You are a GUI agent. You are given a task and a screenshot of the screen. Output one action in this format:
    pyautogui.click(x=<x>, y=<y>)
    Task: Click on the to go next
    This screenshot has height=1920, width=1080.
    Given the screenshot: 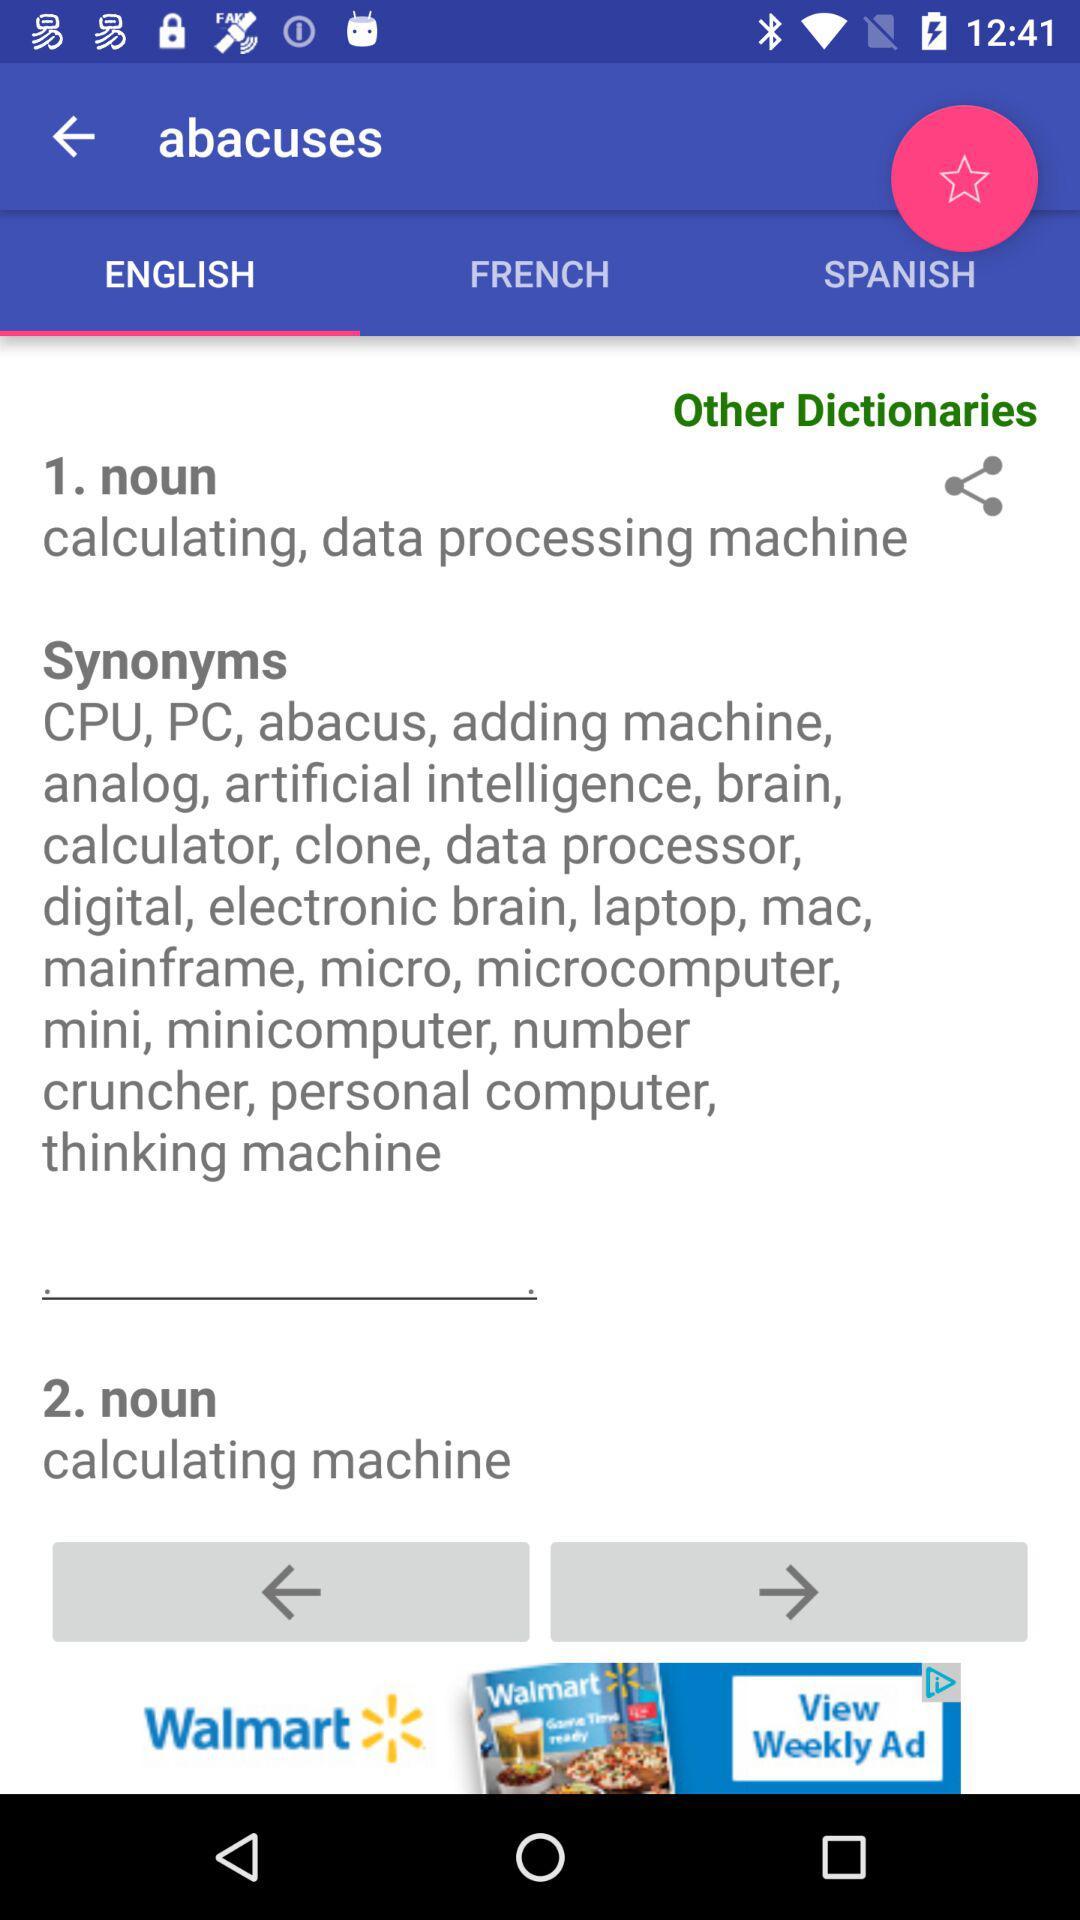 What is the action you would take?
    pyautogui.click(x=788, y=1590)
    